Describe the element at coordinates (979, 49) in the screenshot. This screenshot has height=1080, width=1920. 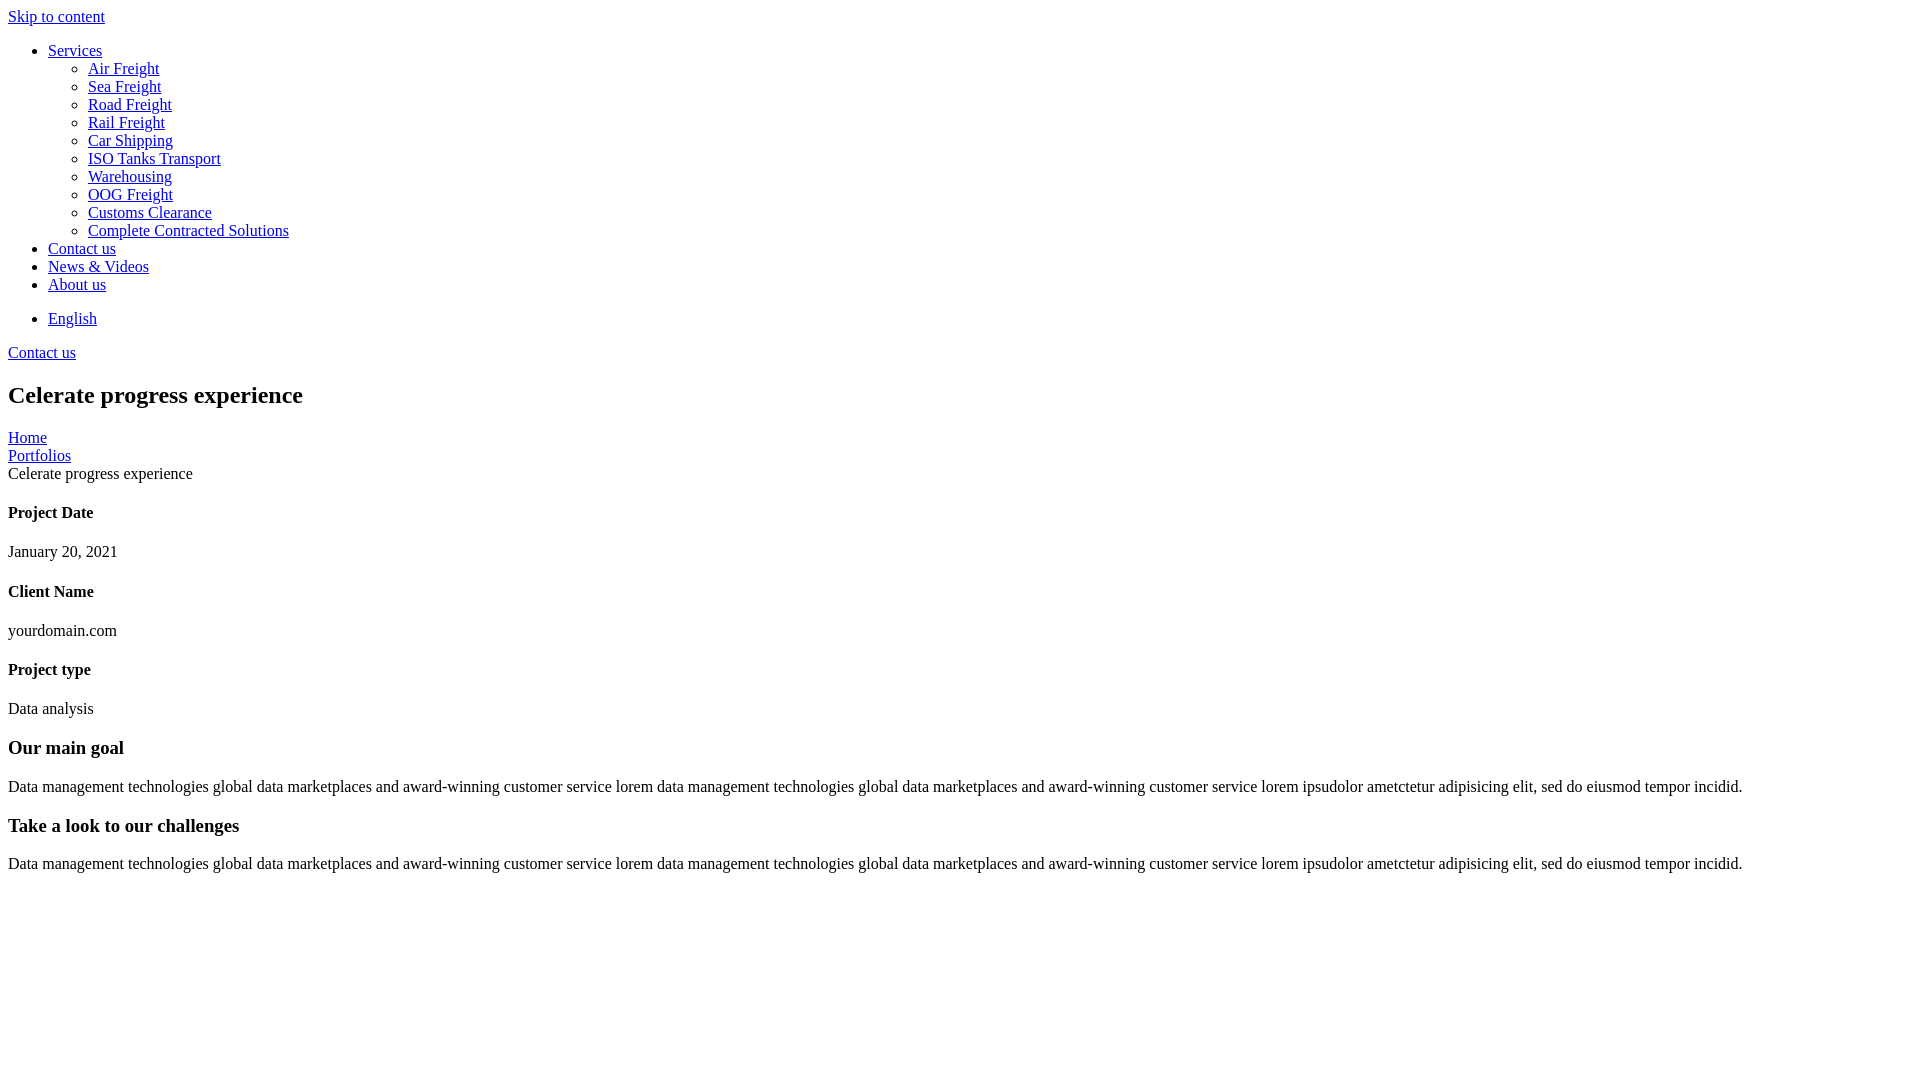
I see `'Services'` at that location.